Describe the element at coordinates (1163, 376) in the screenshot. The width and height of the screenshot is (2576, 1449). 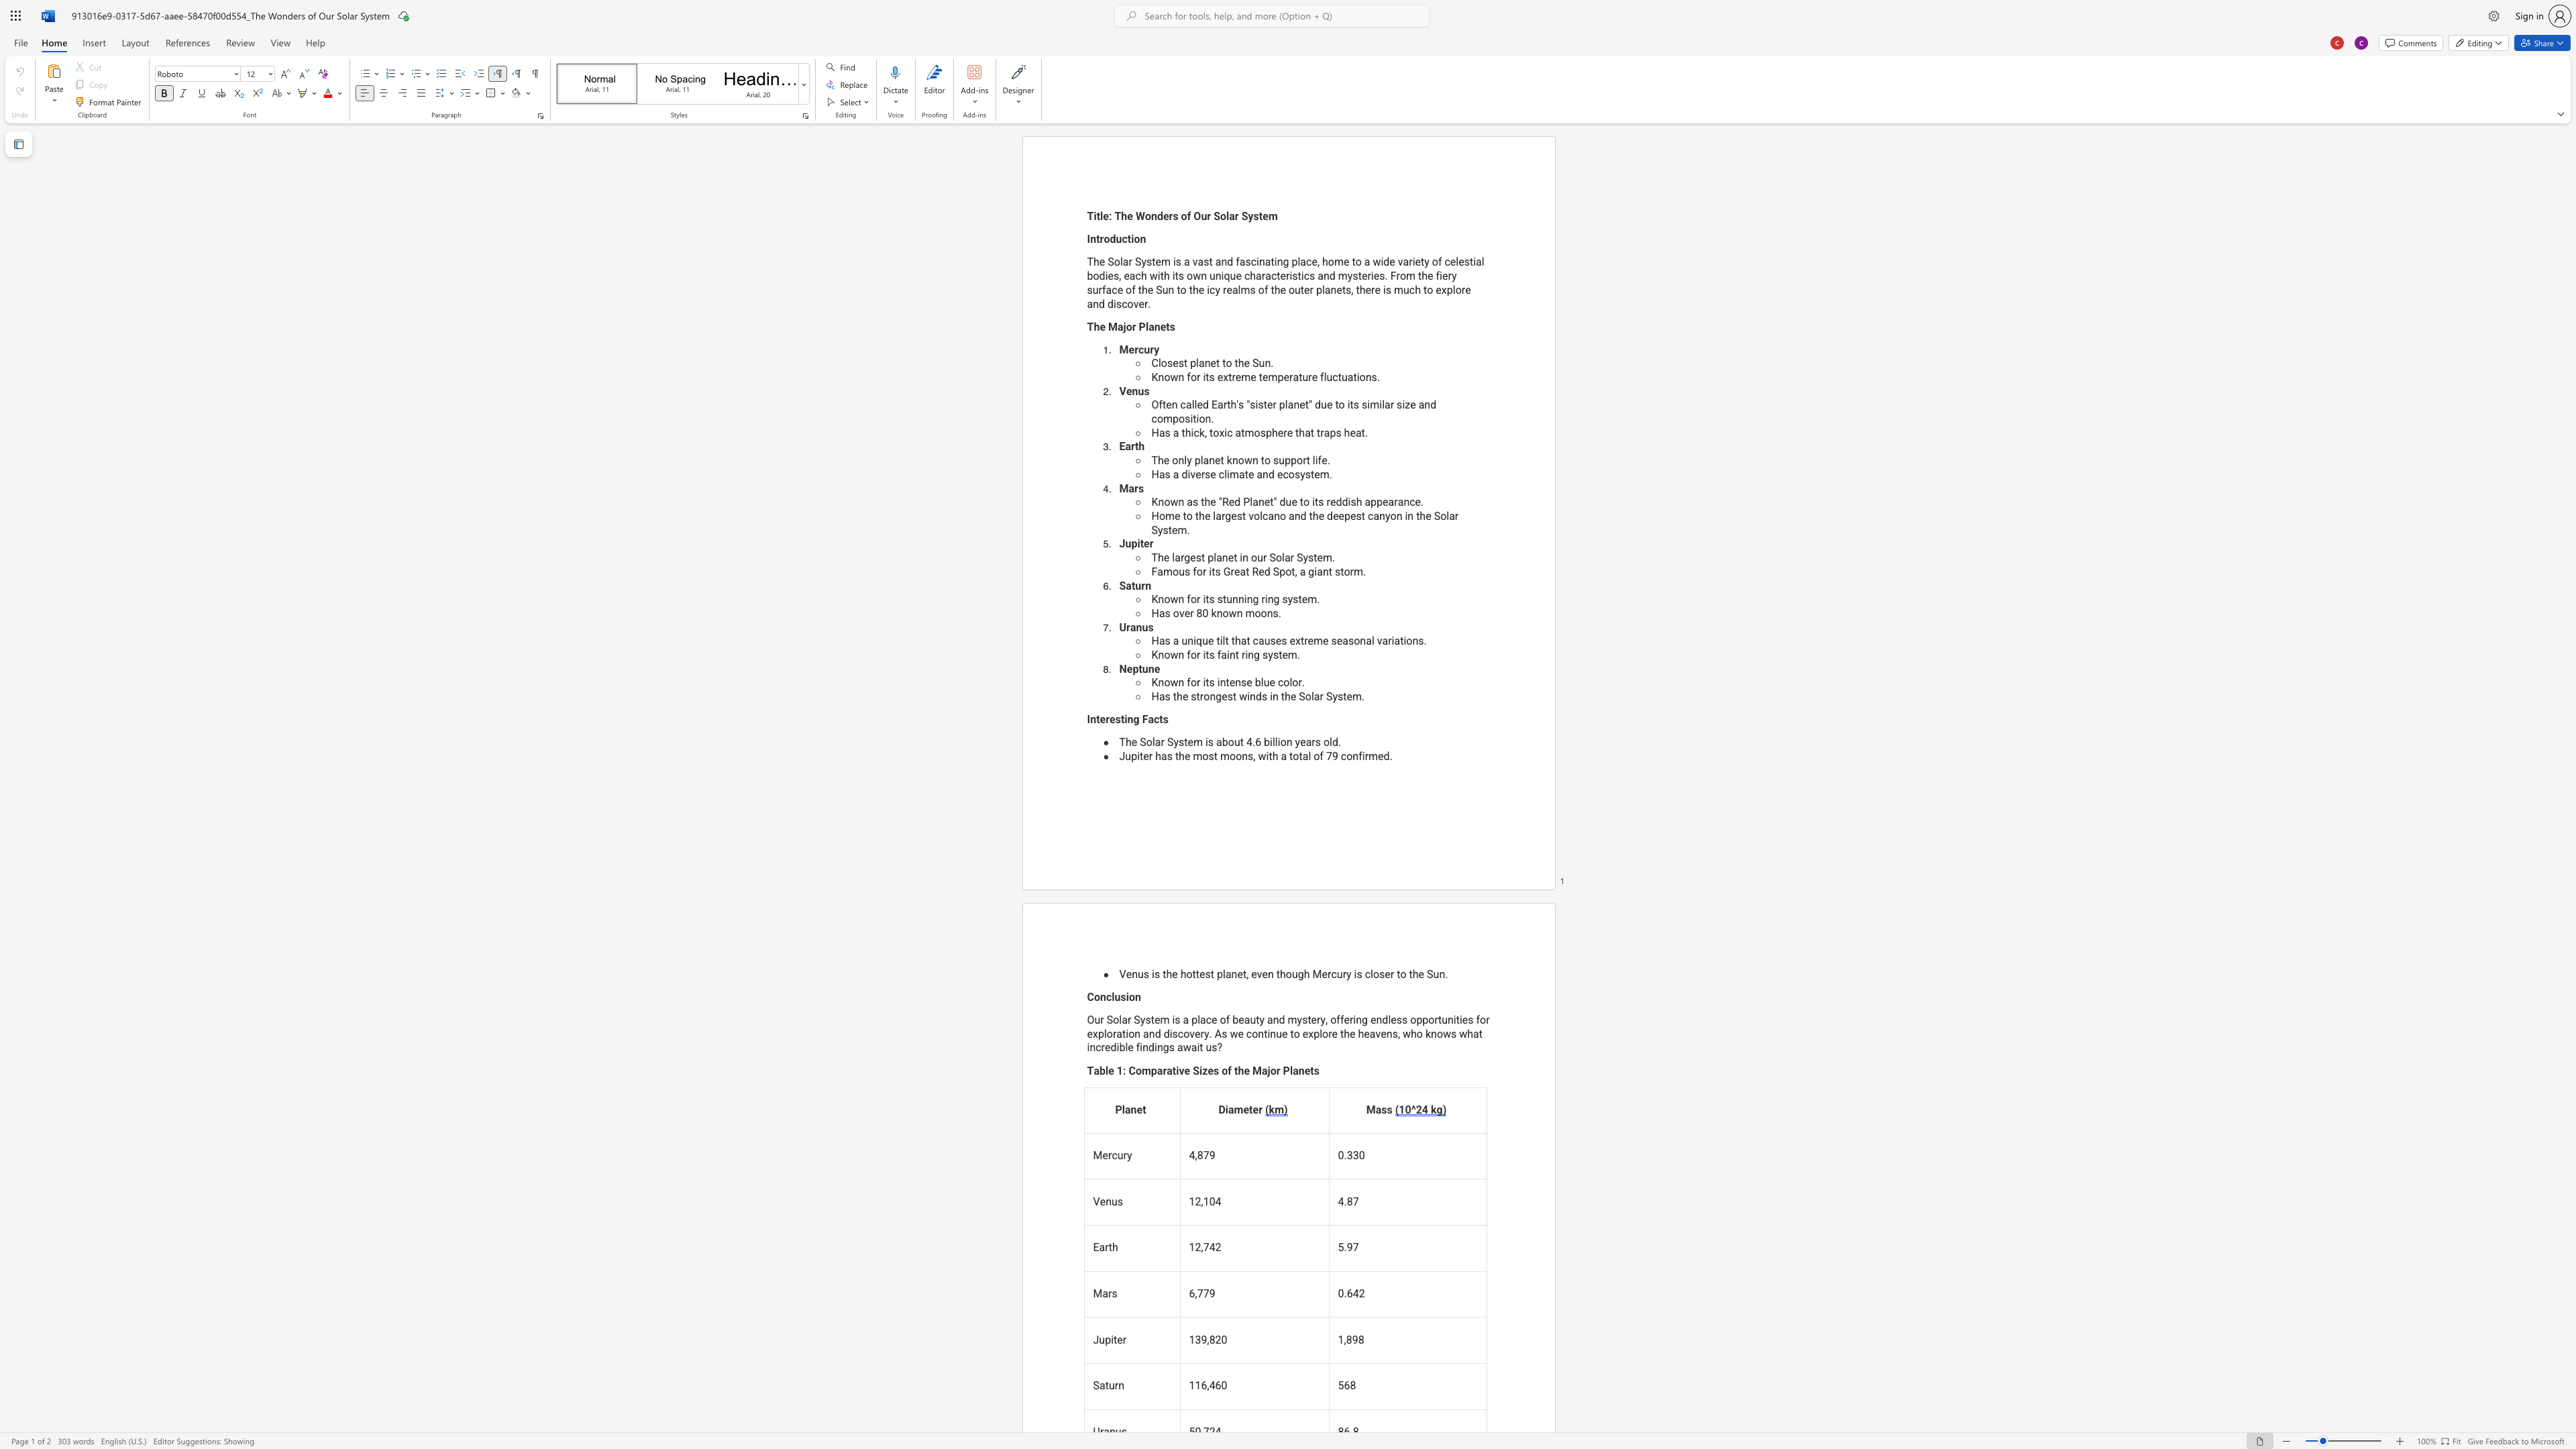
I see `the subset text "own for its extrem" within the text "Known for its extreme temperature fluctuations."` at that location.